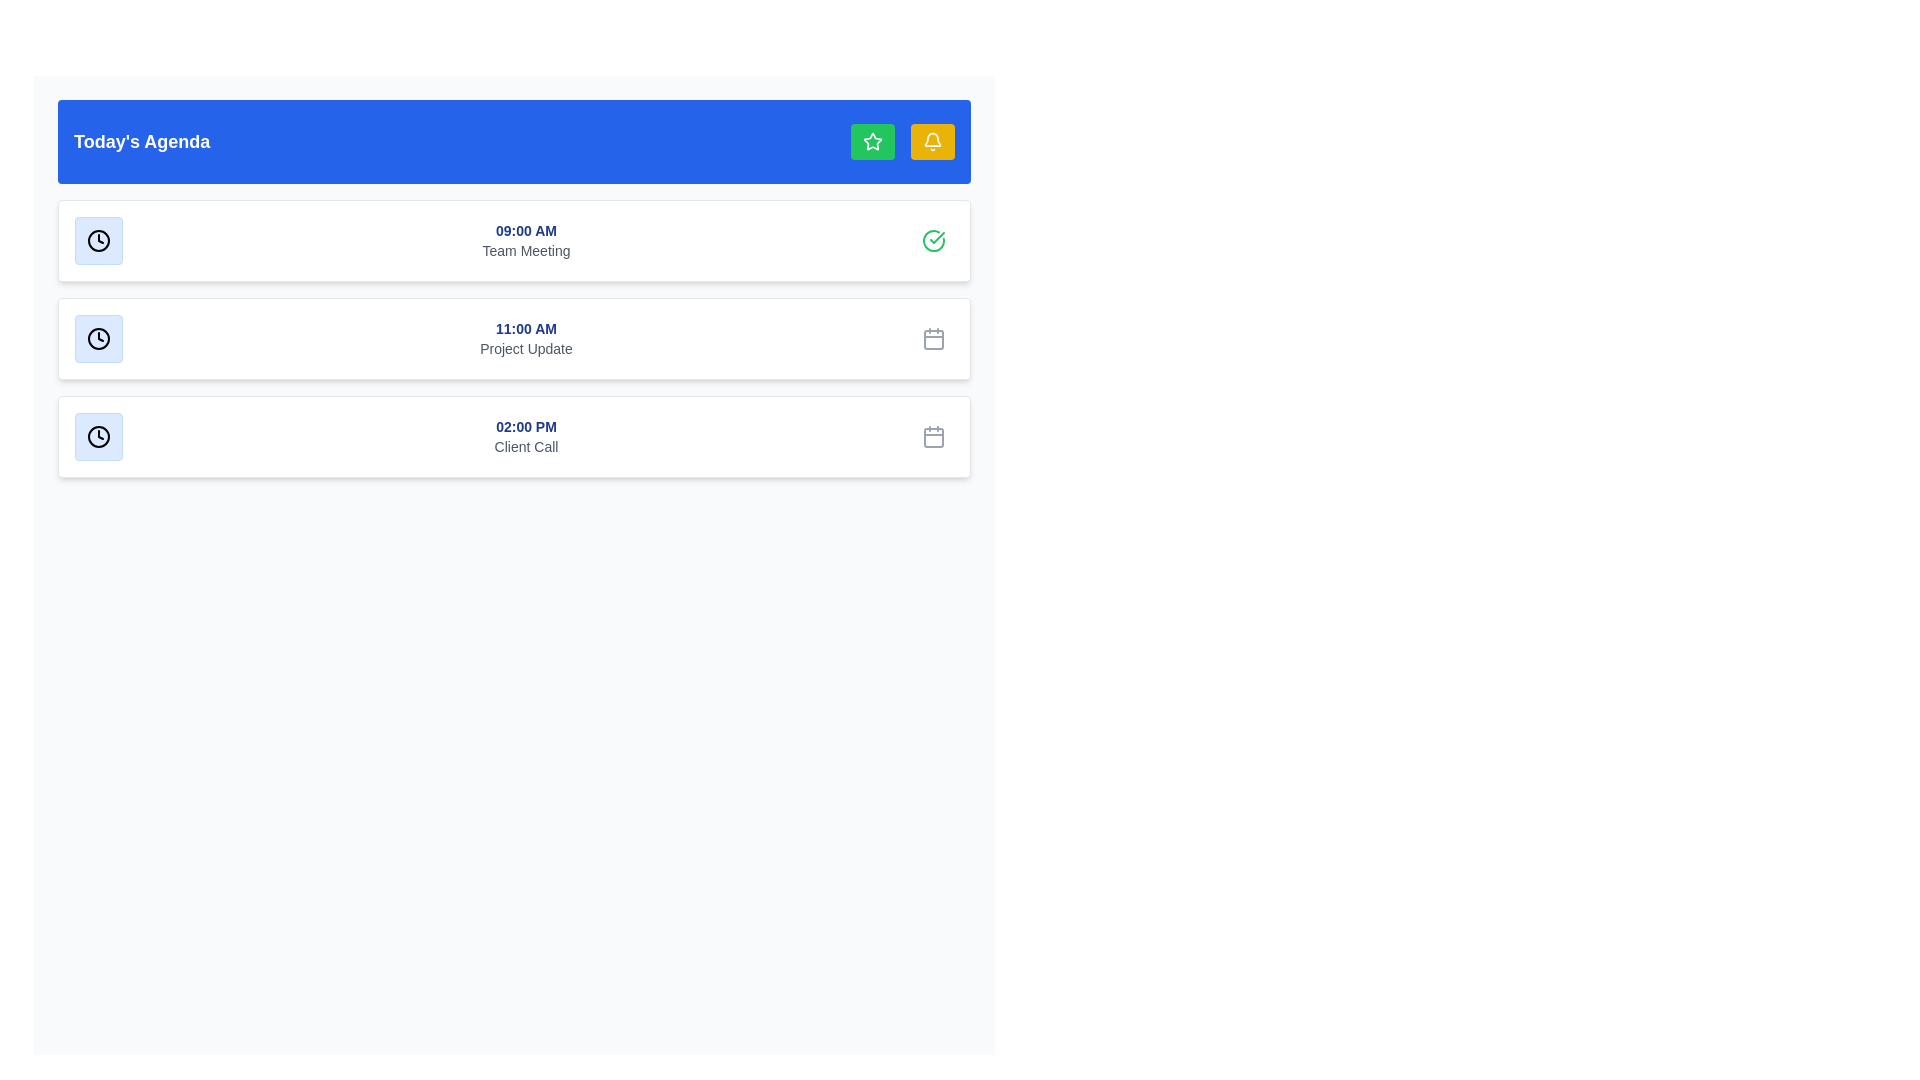 Image resolution: width=1920 pixels, height=1080 pixels. What do you see at coordinates (873, 140) in the screenshot?
I see `the interactive icon located in the top-right section of the interface, within a green circular button in the header section colored blue` at bounding box center [873, 140].